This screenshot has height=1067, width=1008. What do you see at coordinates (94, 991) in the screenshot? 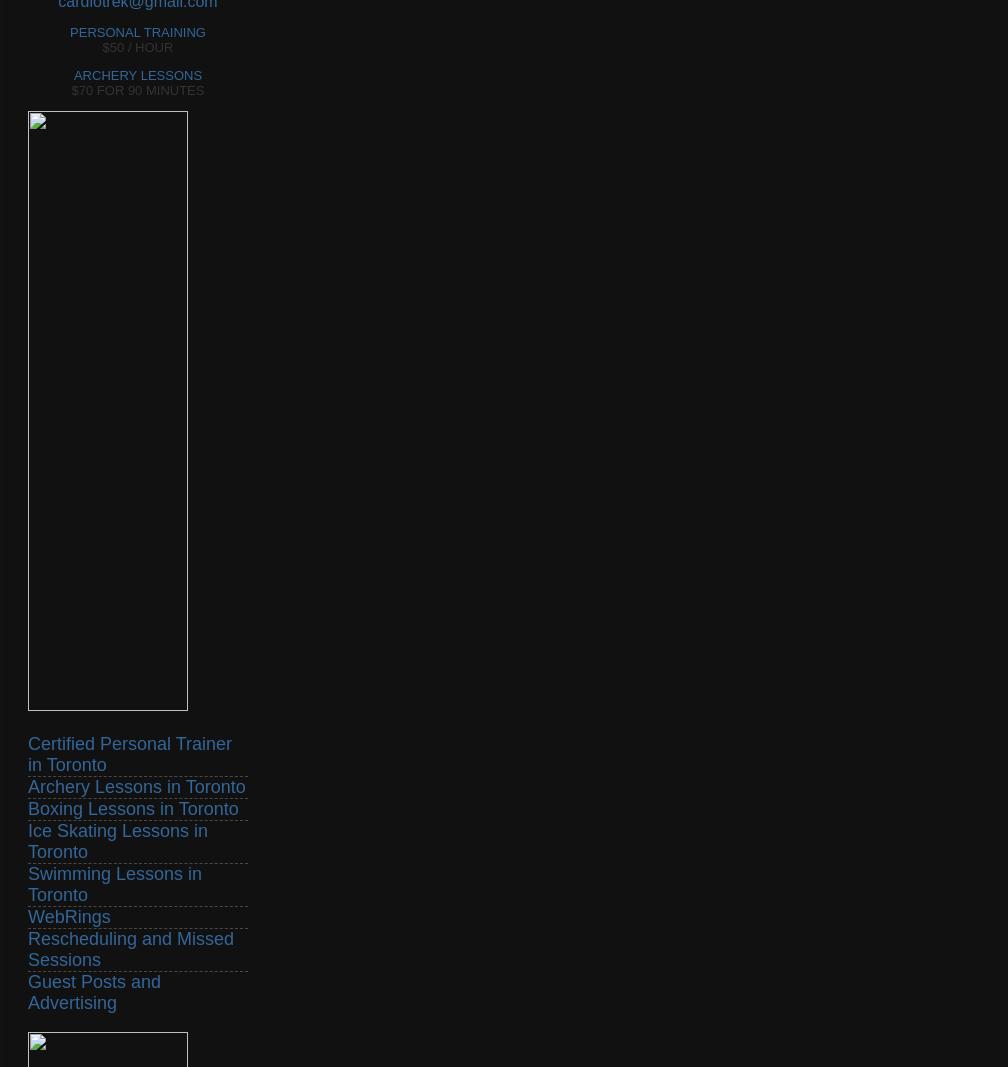
I see `'Guest Posts and Advertising'` at bounding box center [94, 991].